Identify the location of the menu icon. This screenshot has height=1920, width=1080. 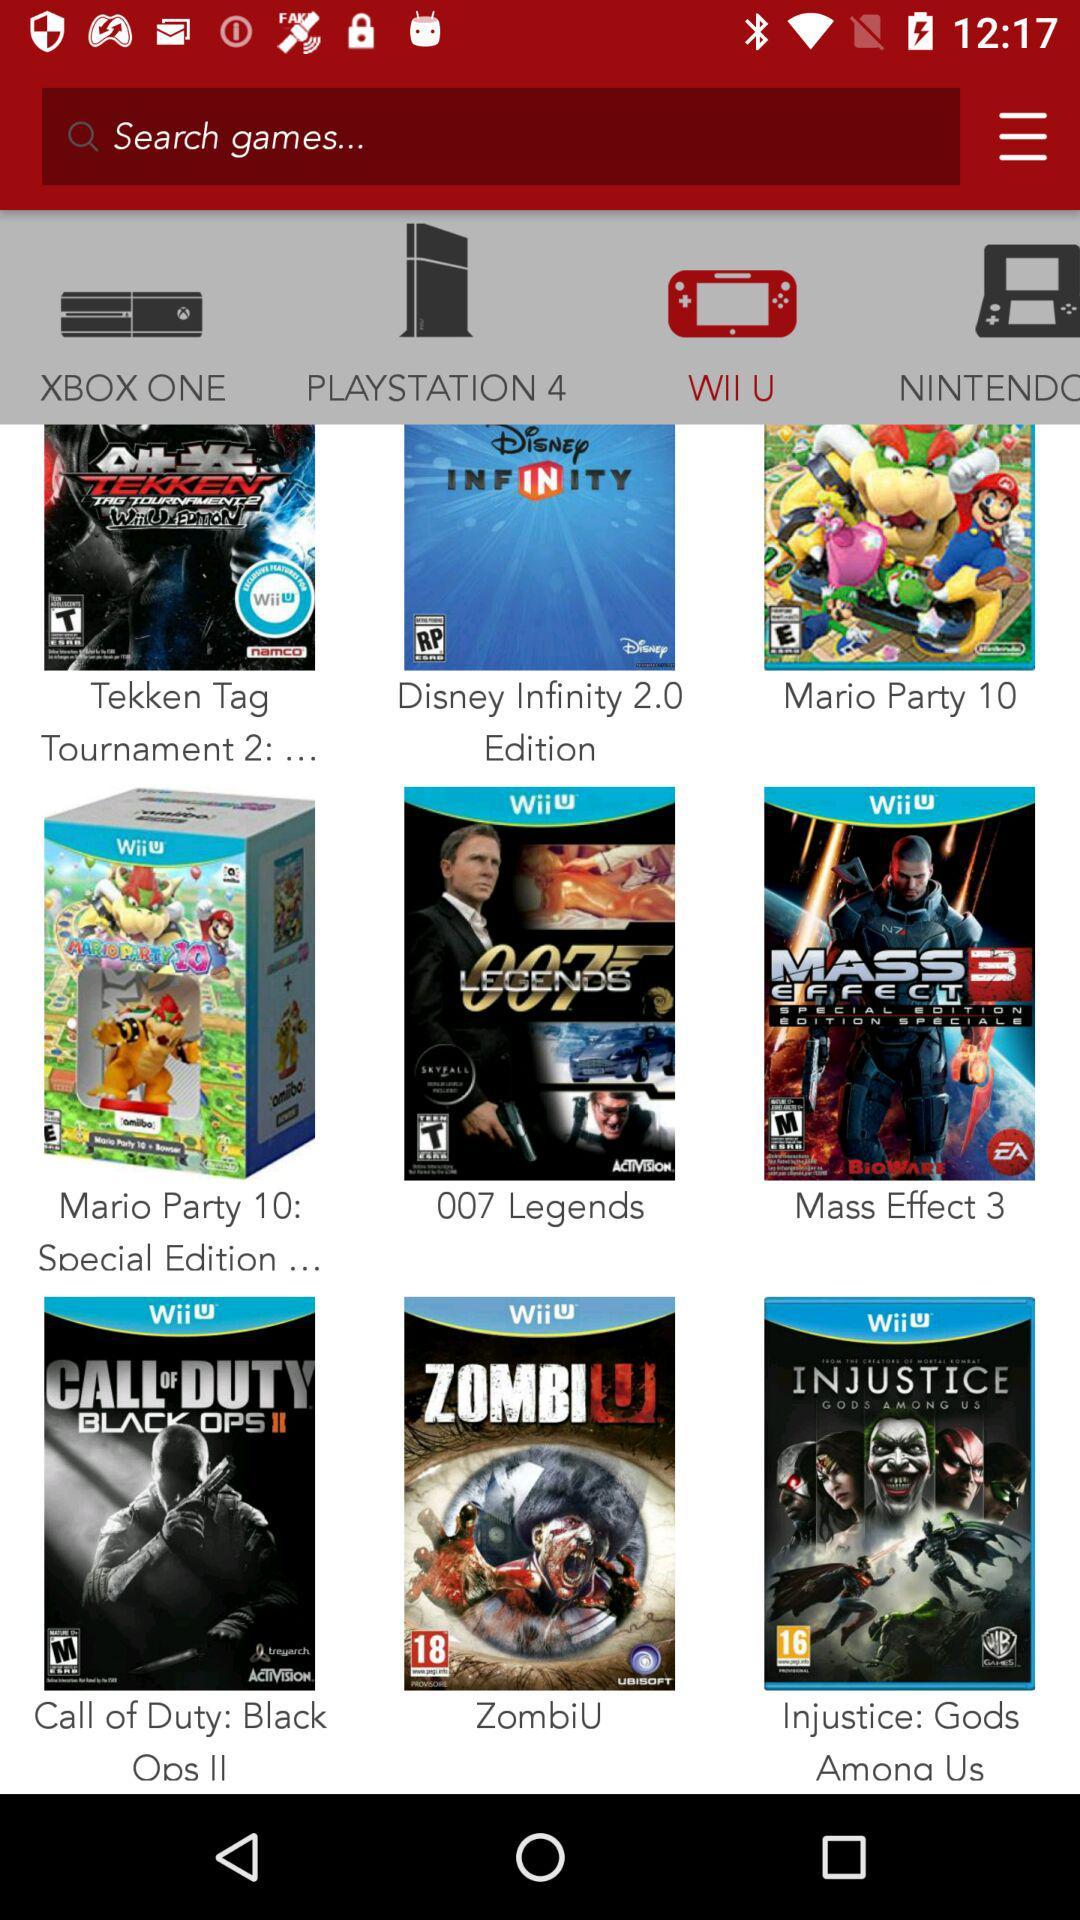
(1014, 127).